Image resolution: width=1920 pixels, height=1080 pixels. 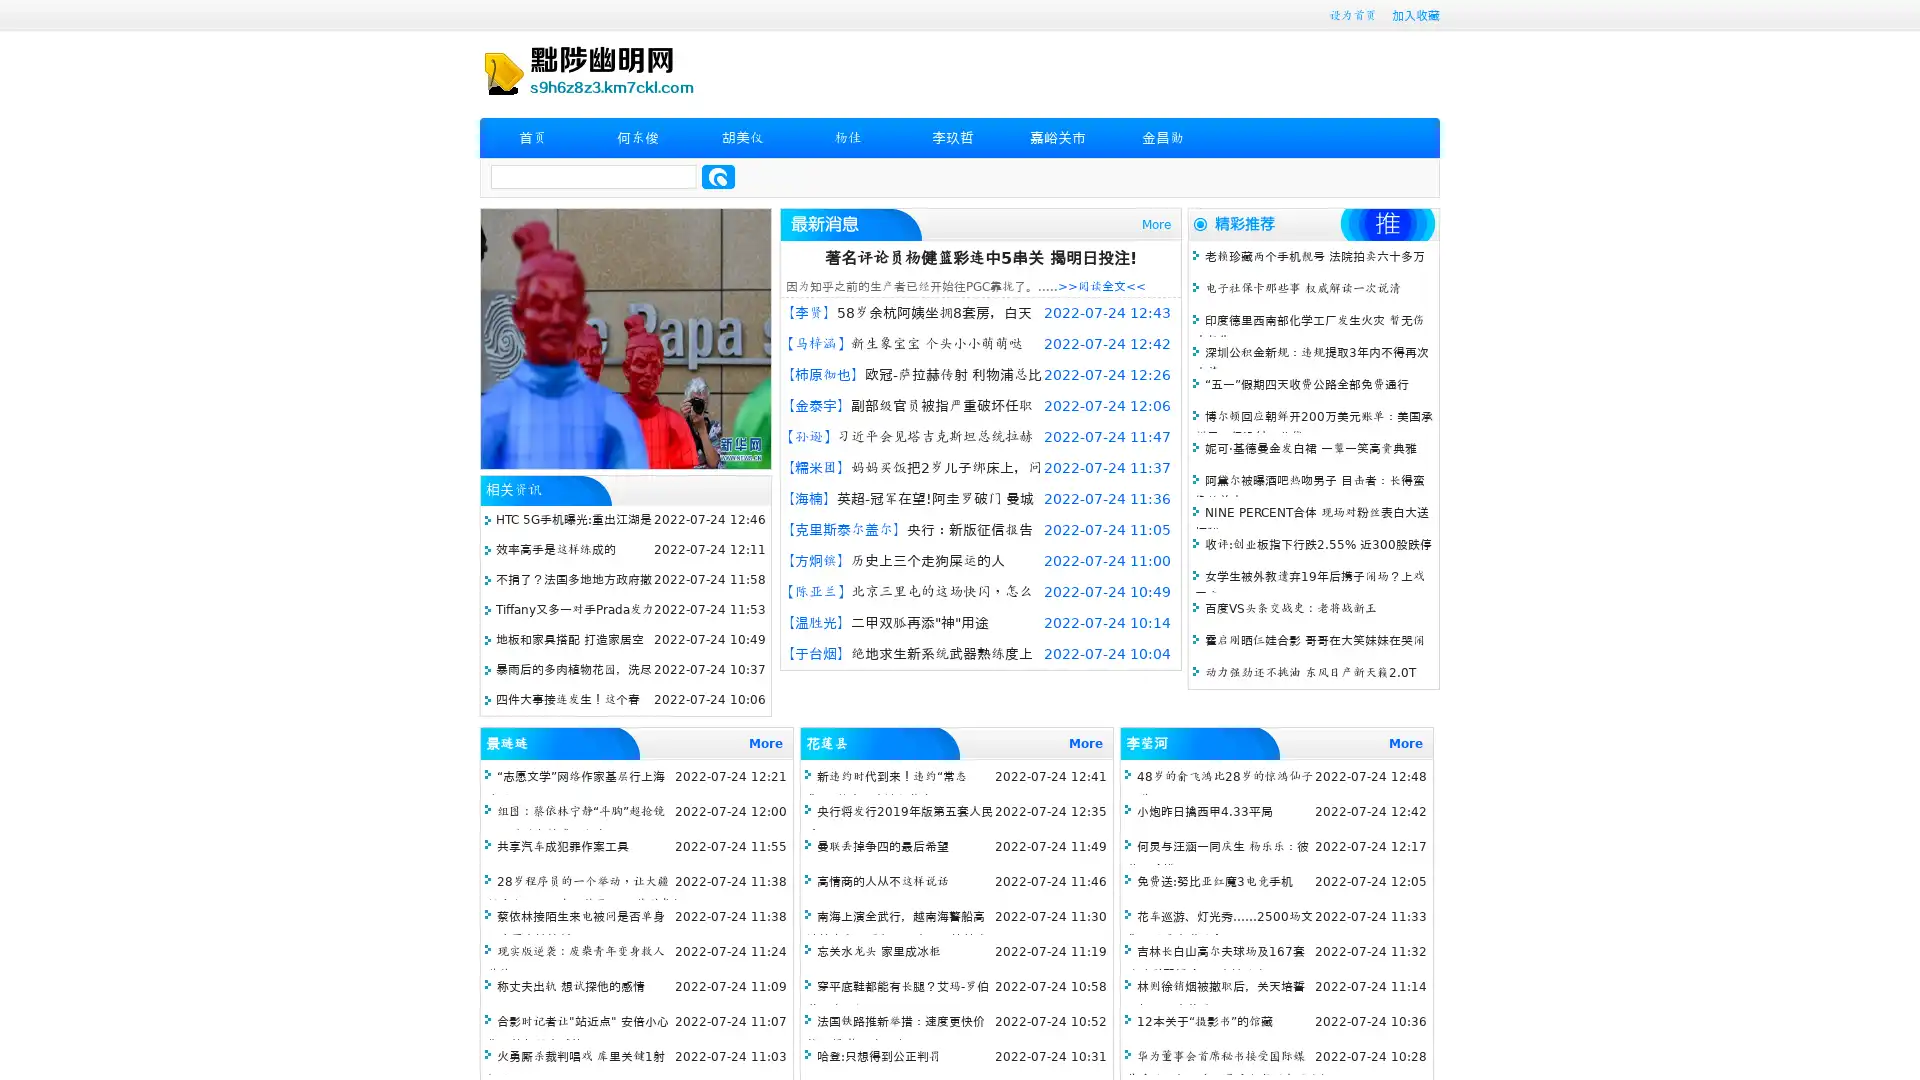 What do you see at coordinates (718, 176) in the screenshot?
I see `Search` at bounding box center [718, 176].